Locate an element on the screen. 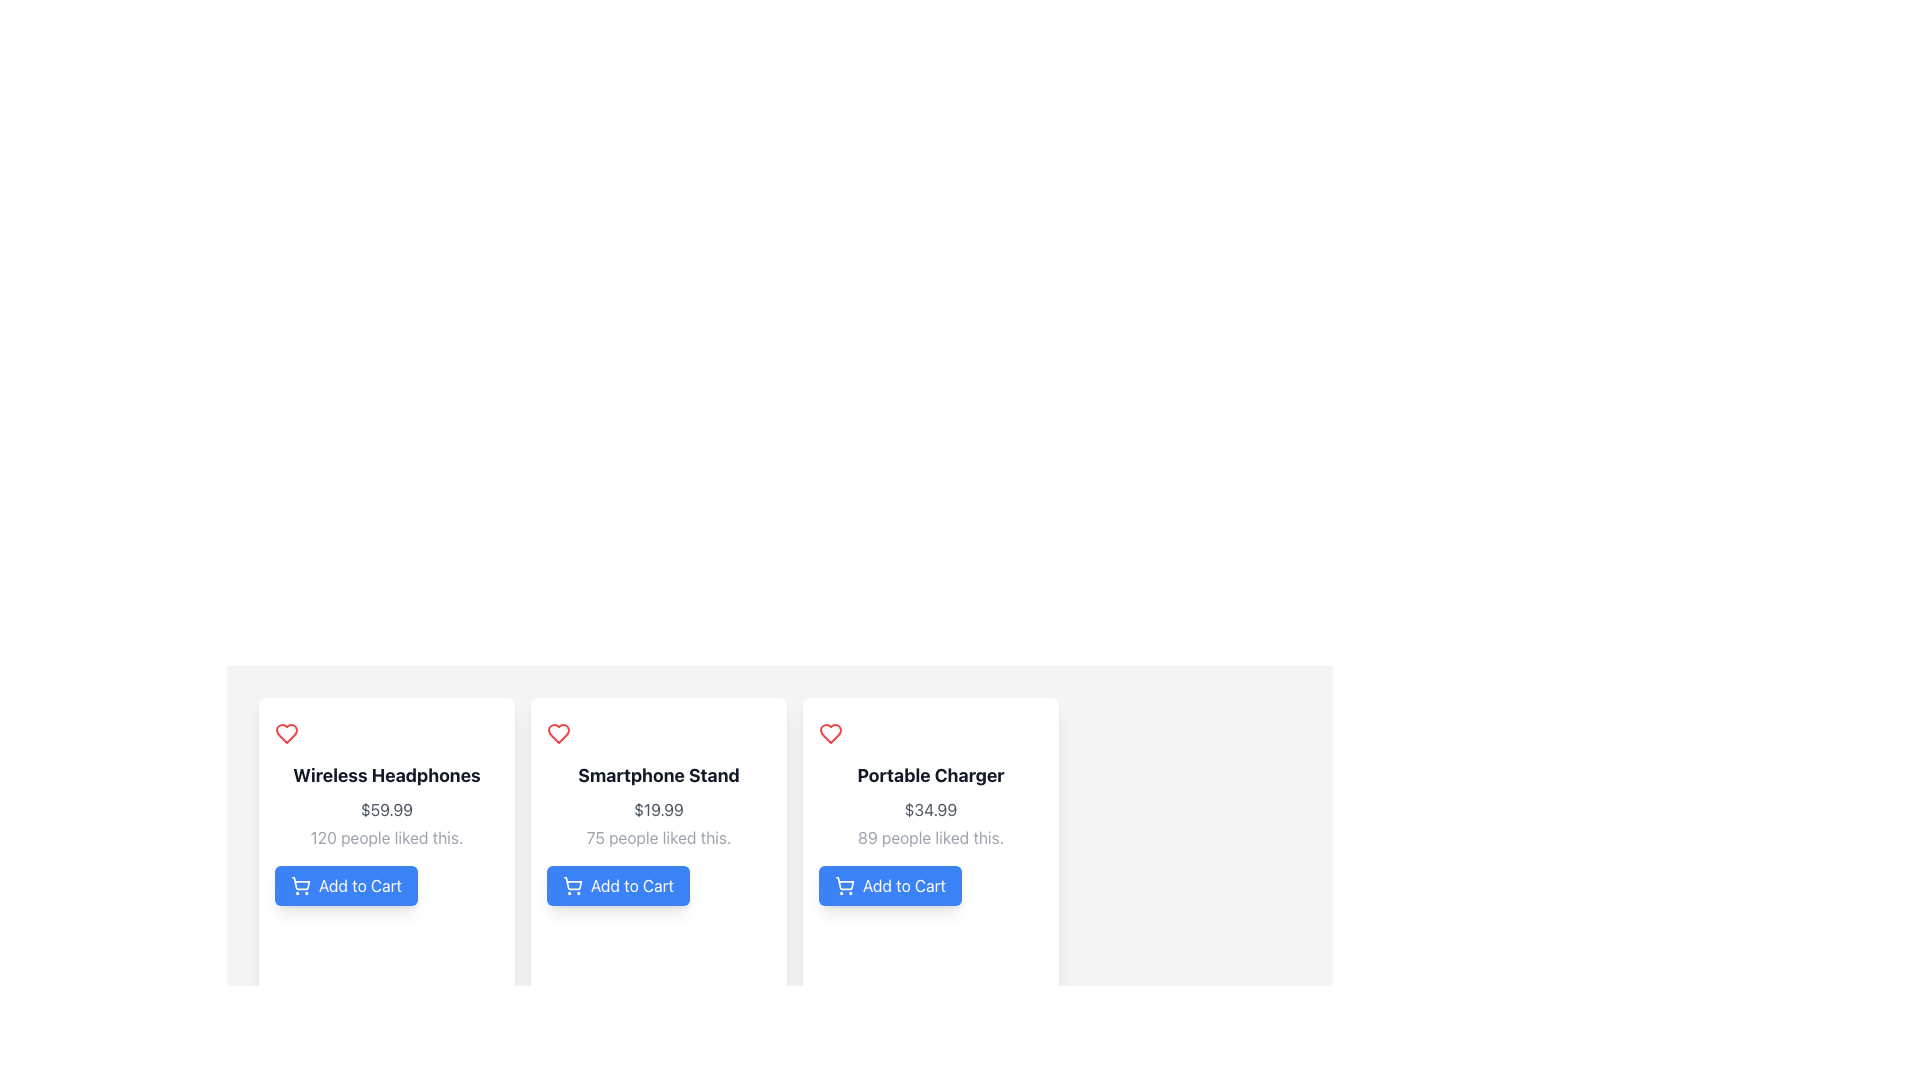  the Text Label that indicates the popularity of the product, located under the price '$59.99' and above the 'Add to Cart' button in the leftmost product card titled 'Wireless Headphones' is located at coordinates (387, 837).